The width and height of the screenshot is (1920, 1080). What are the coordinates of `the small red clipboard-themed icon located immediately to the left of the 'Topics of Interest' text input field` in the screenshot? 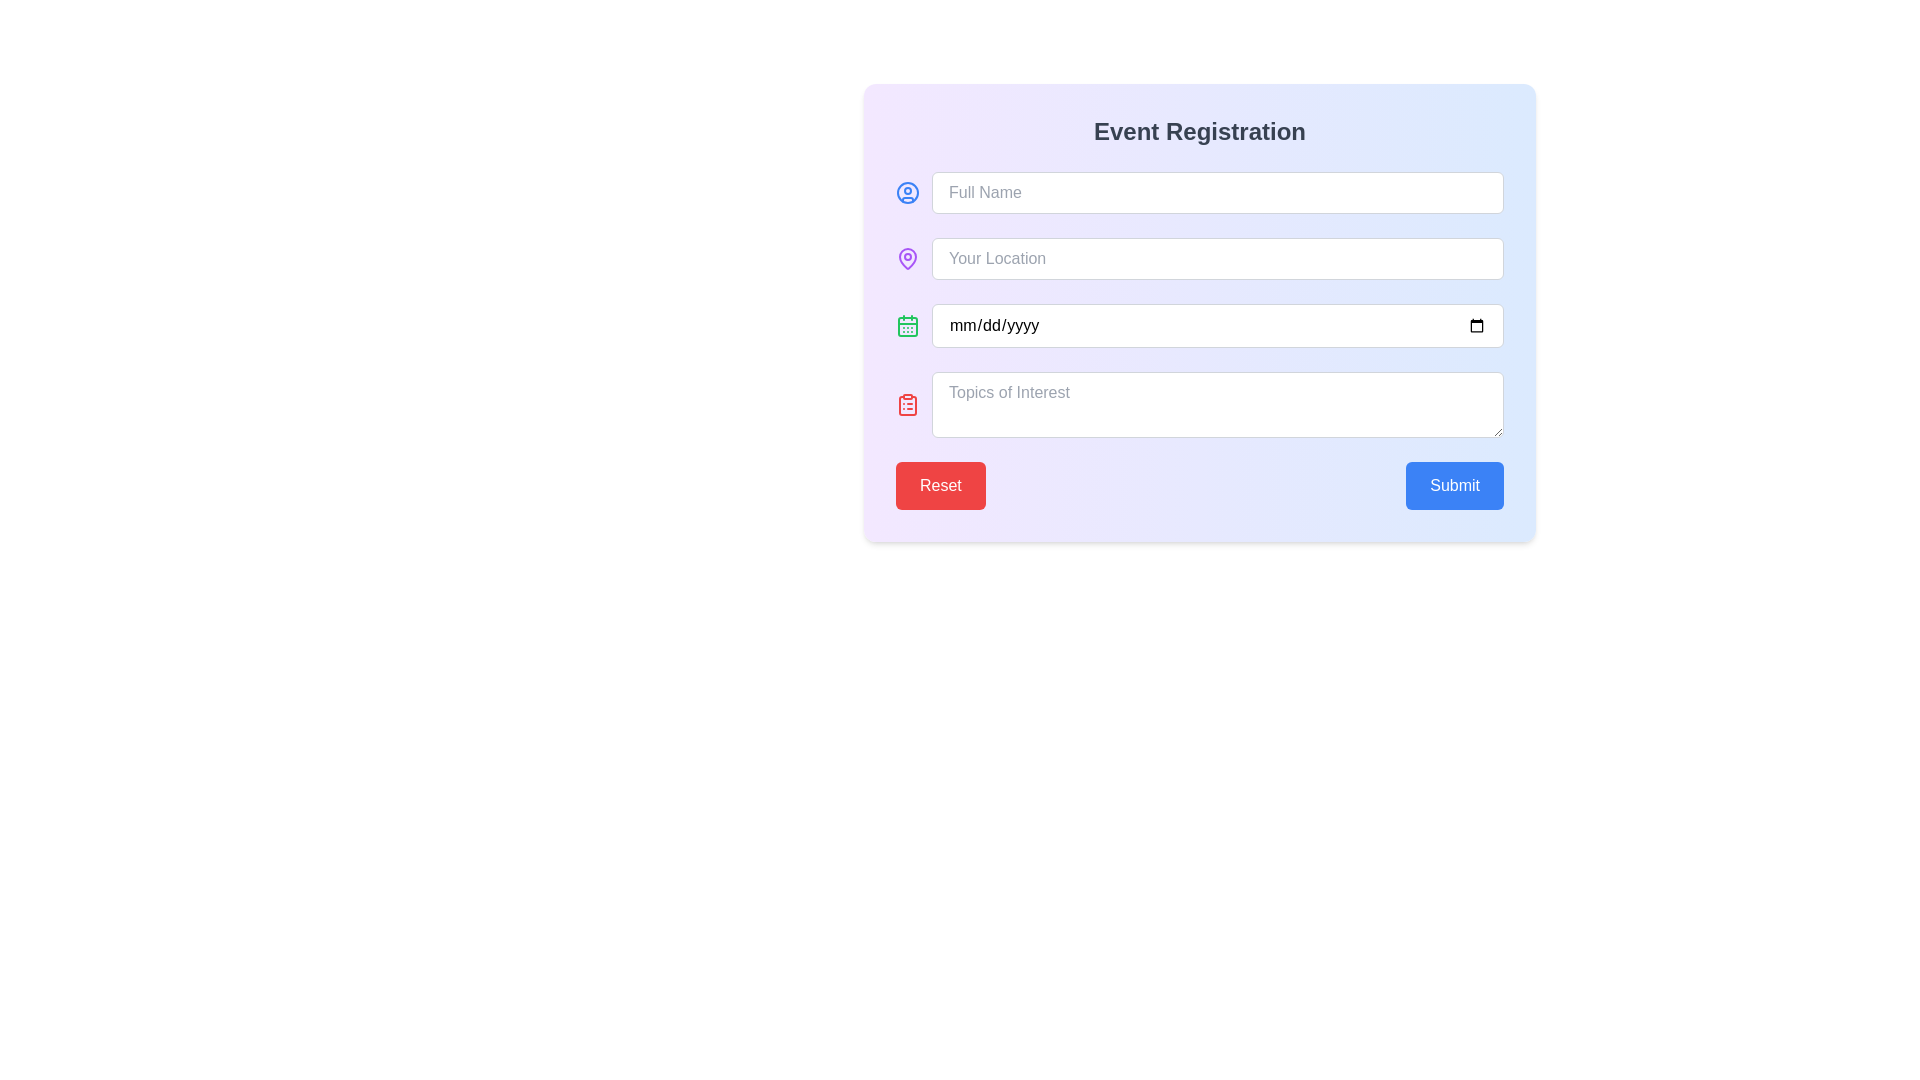 It's located at (906, 405).